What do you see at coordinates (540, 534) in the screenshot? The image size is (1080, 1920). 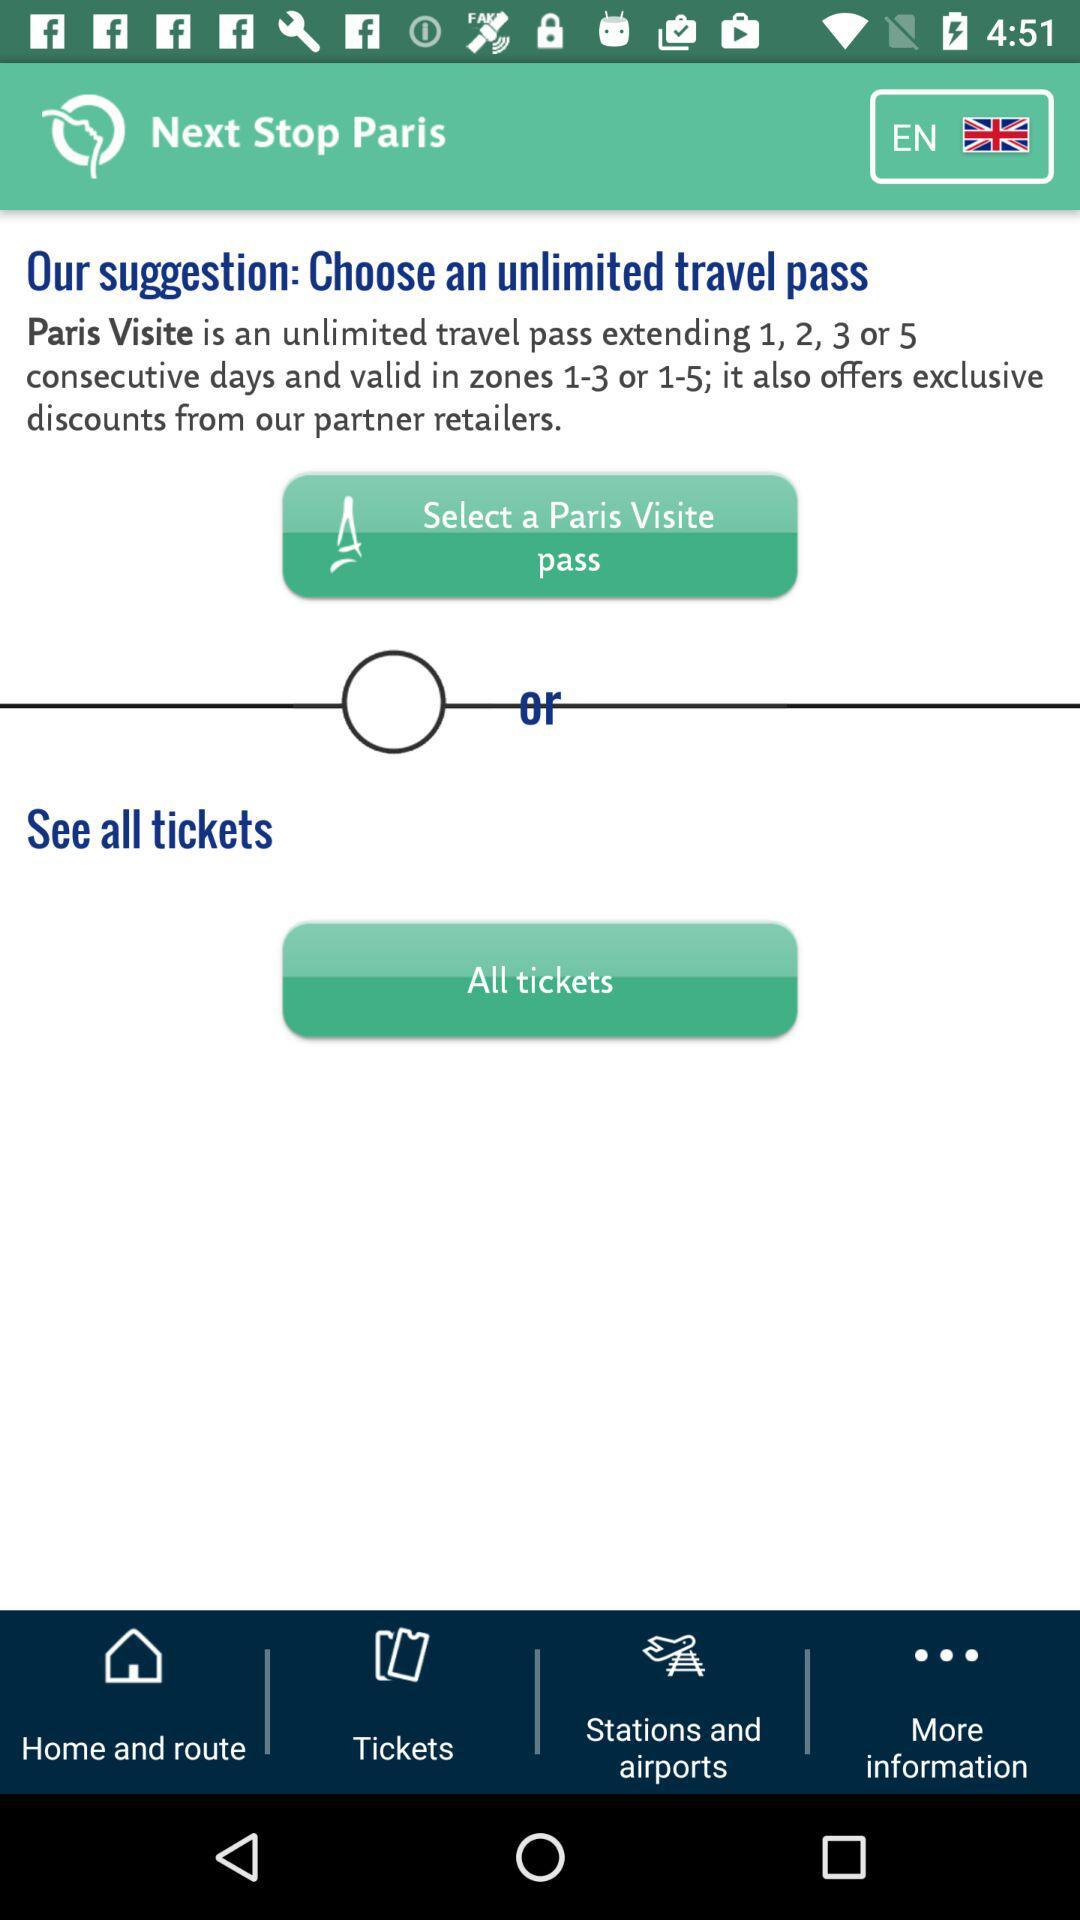 I see `the select a paris icon` at bounding box center [540, 534].